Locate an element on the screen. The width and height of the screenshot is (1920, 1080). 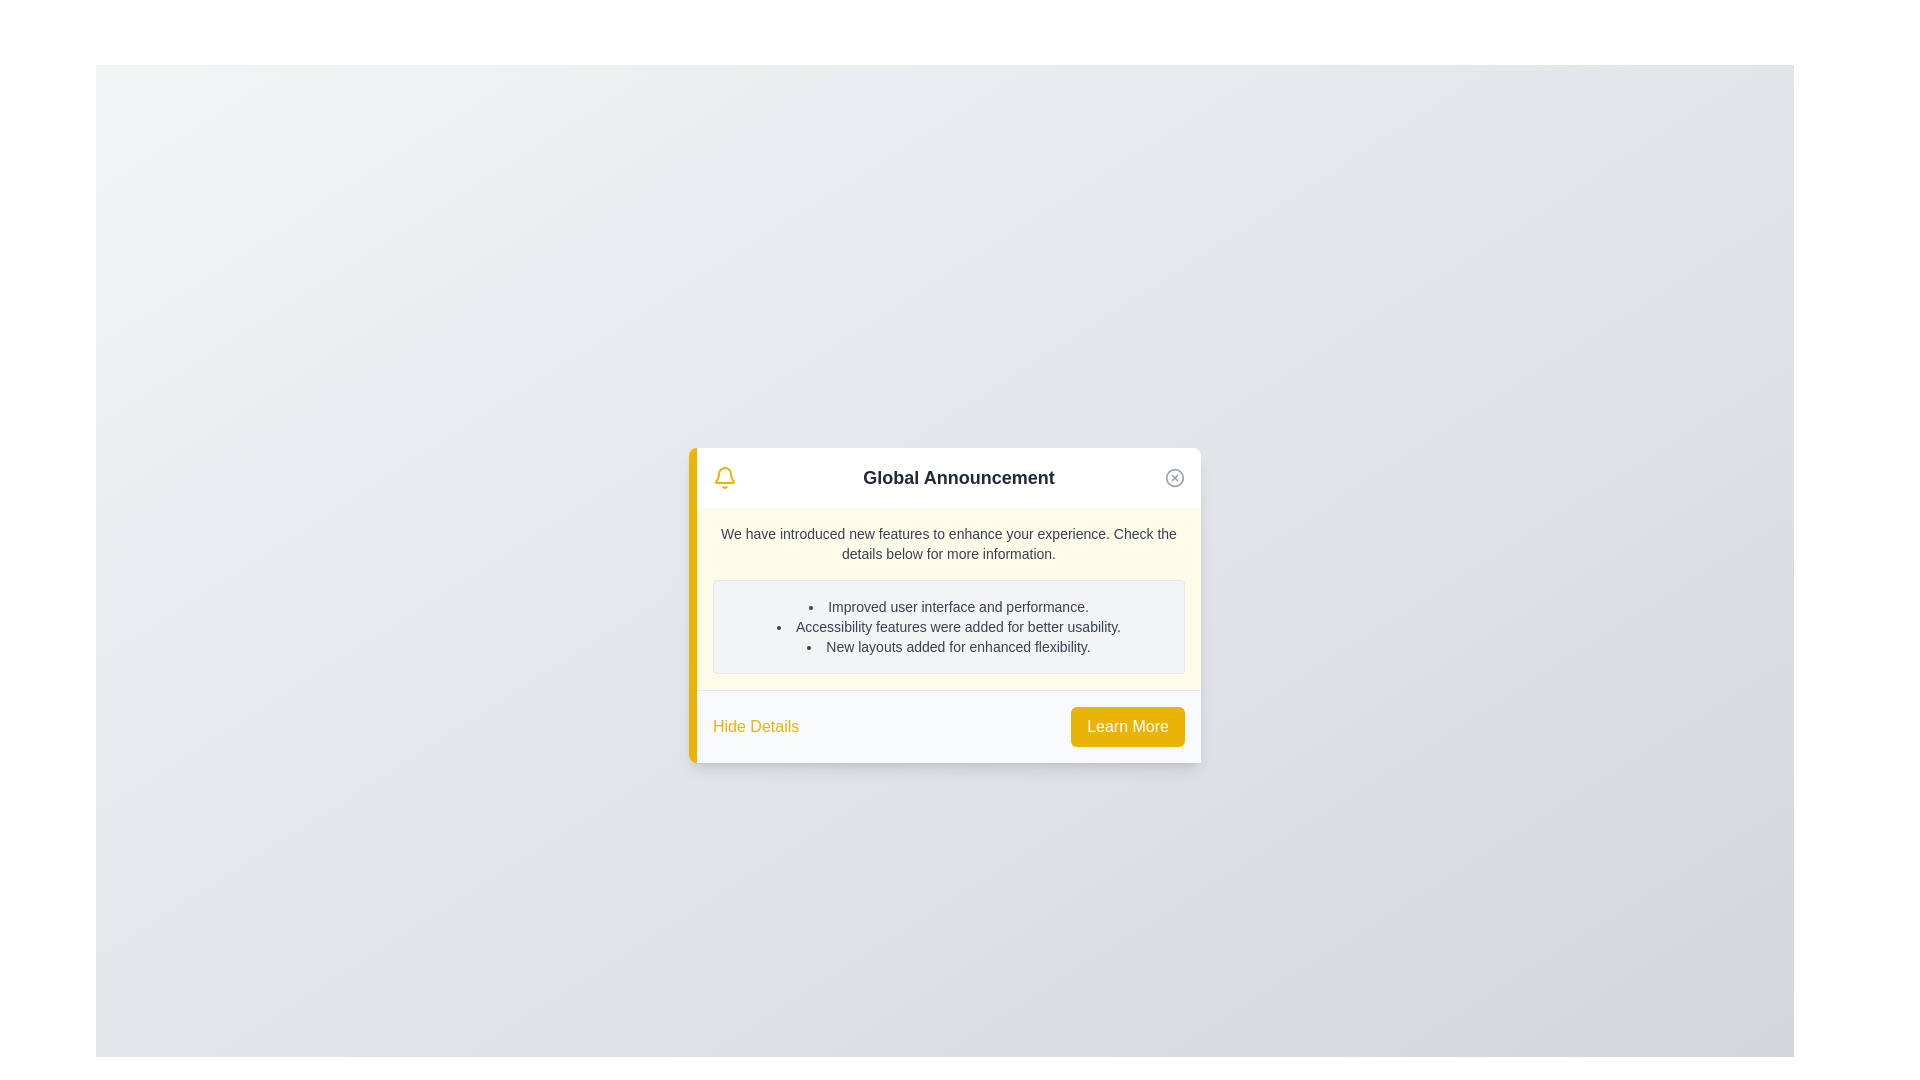
the close button to dismiss the notification is located at coordinates (1175, 477).